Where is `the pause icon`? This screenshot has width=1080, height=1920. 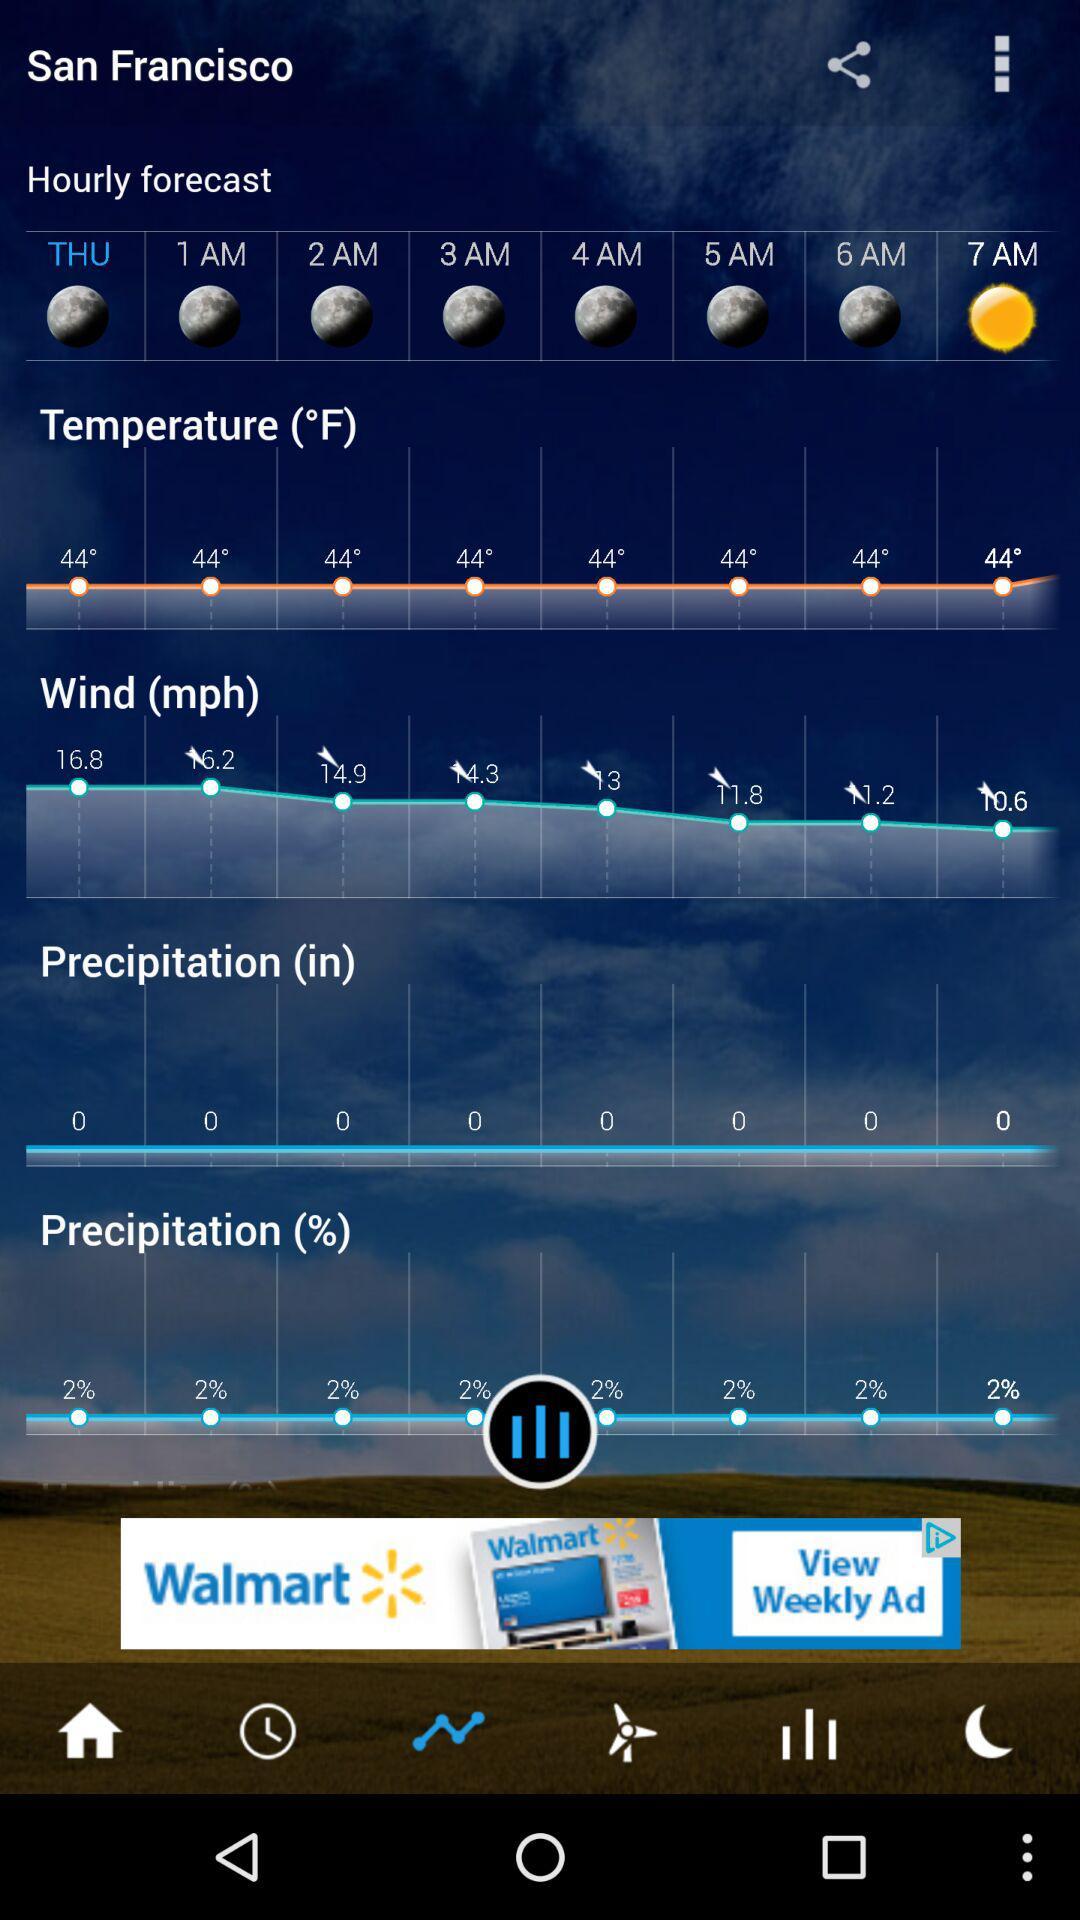
the pause icon is located at coordinates (540, 1531).